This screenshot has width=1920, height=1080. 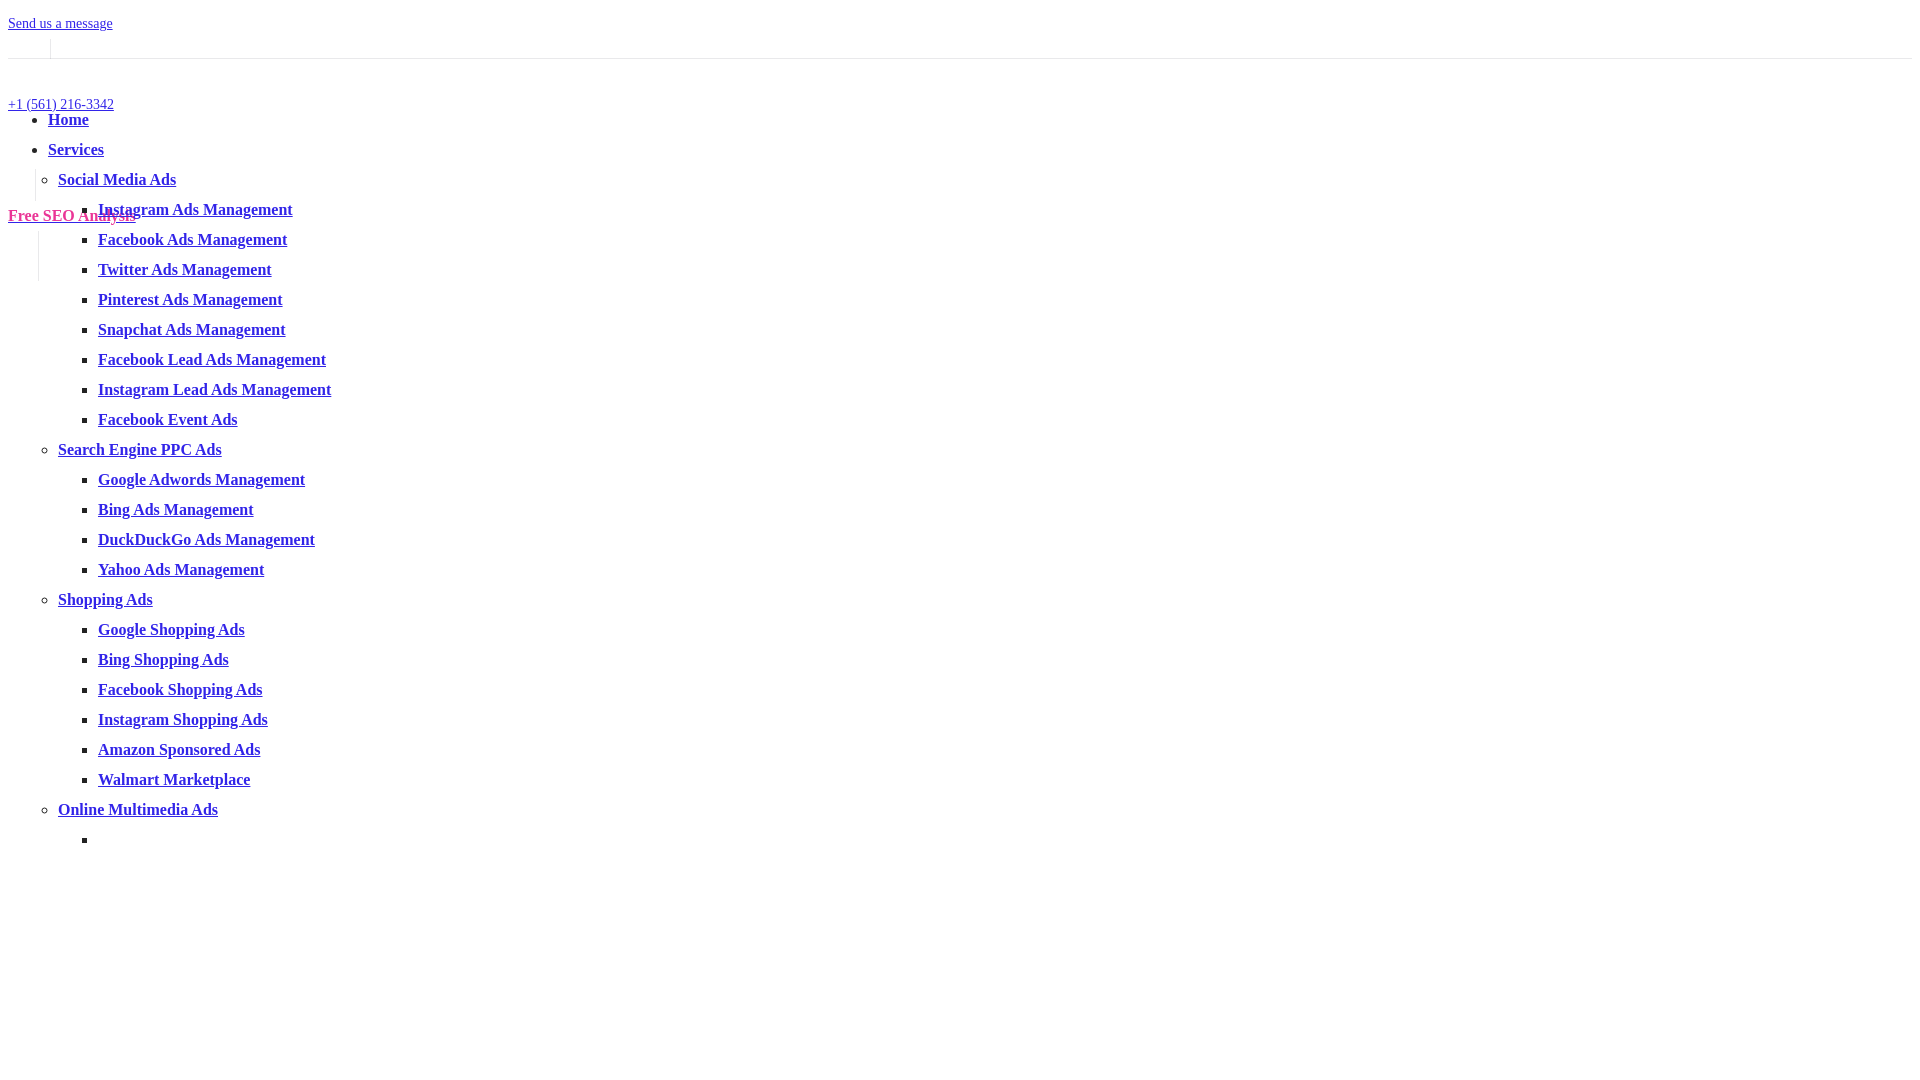 What do you see at coordinates (201, 479) in the screenshot?
I see `'Google Adwords Management'` at bounding box center [201, 479].